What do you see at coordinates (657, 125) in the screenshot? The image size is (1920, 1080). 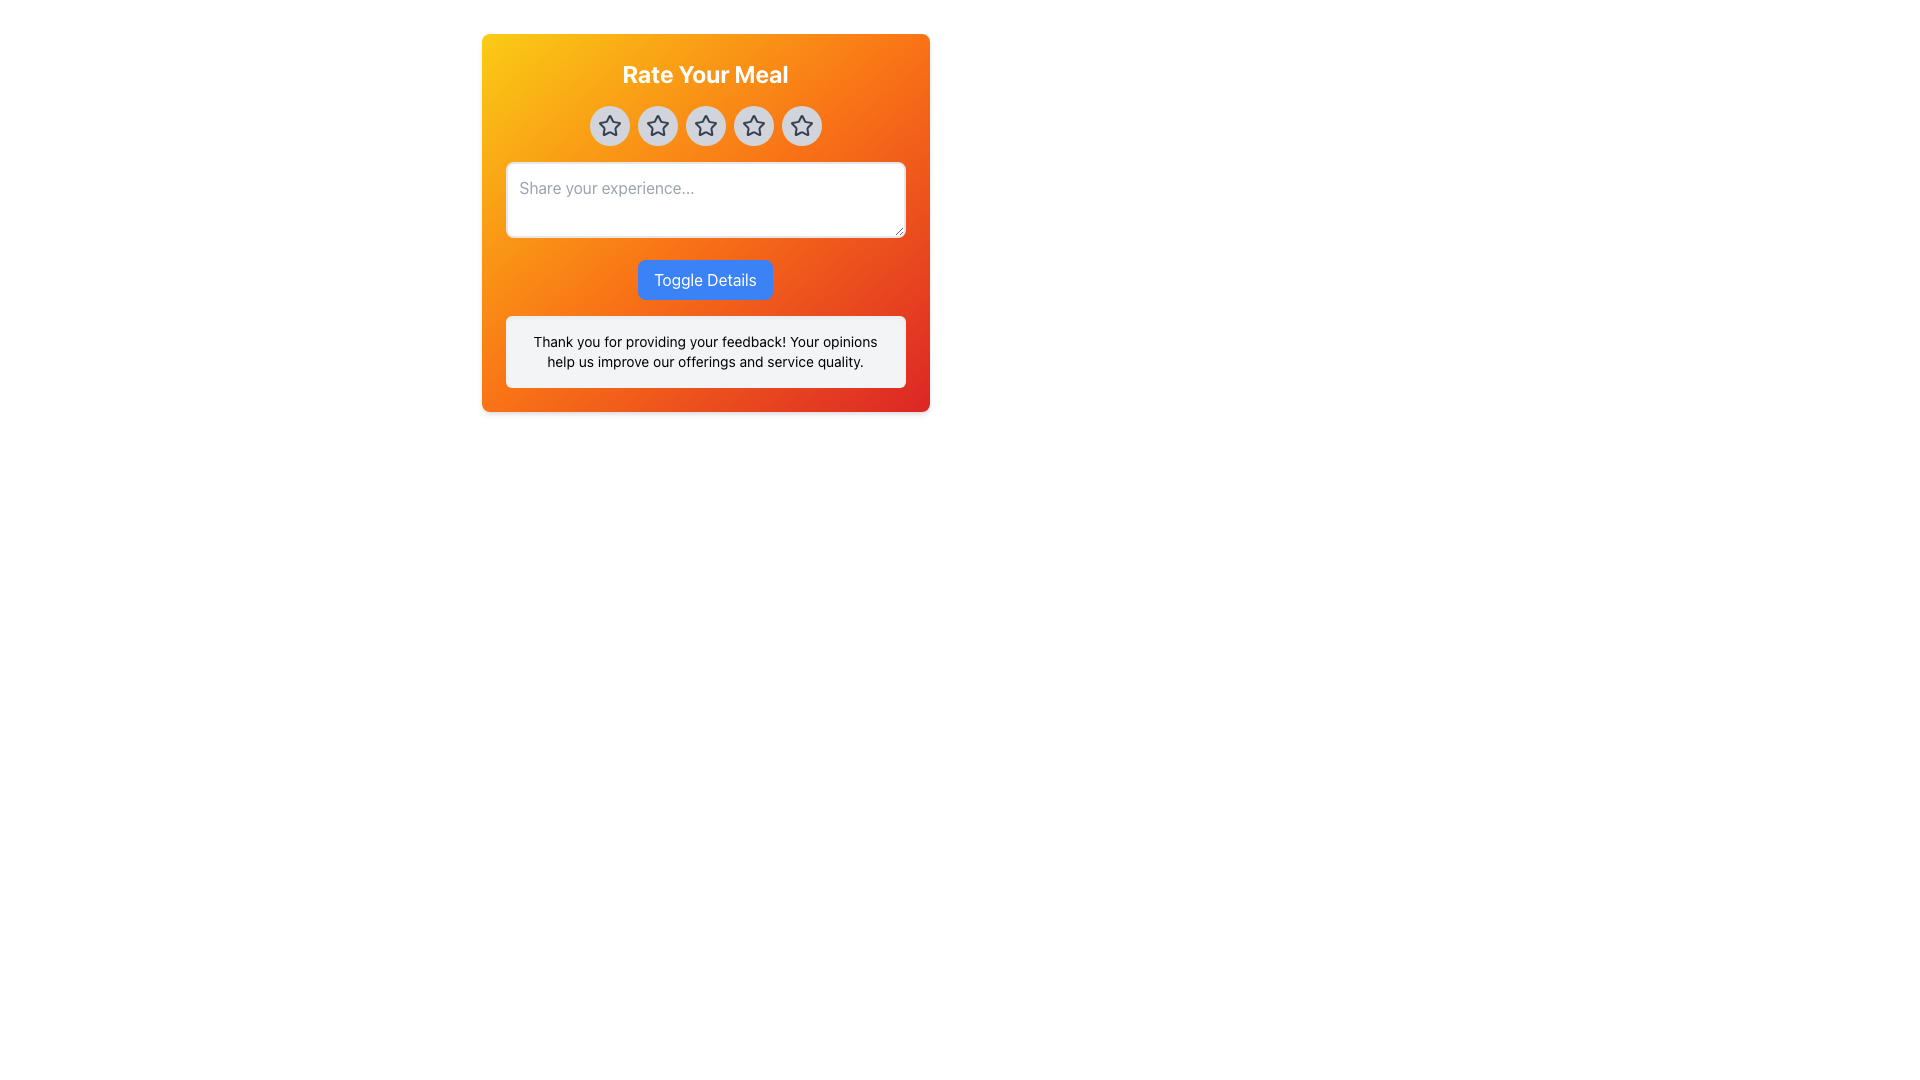 I see `the second star icon in the rating selector` at bounding box center [657, 125].